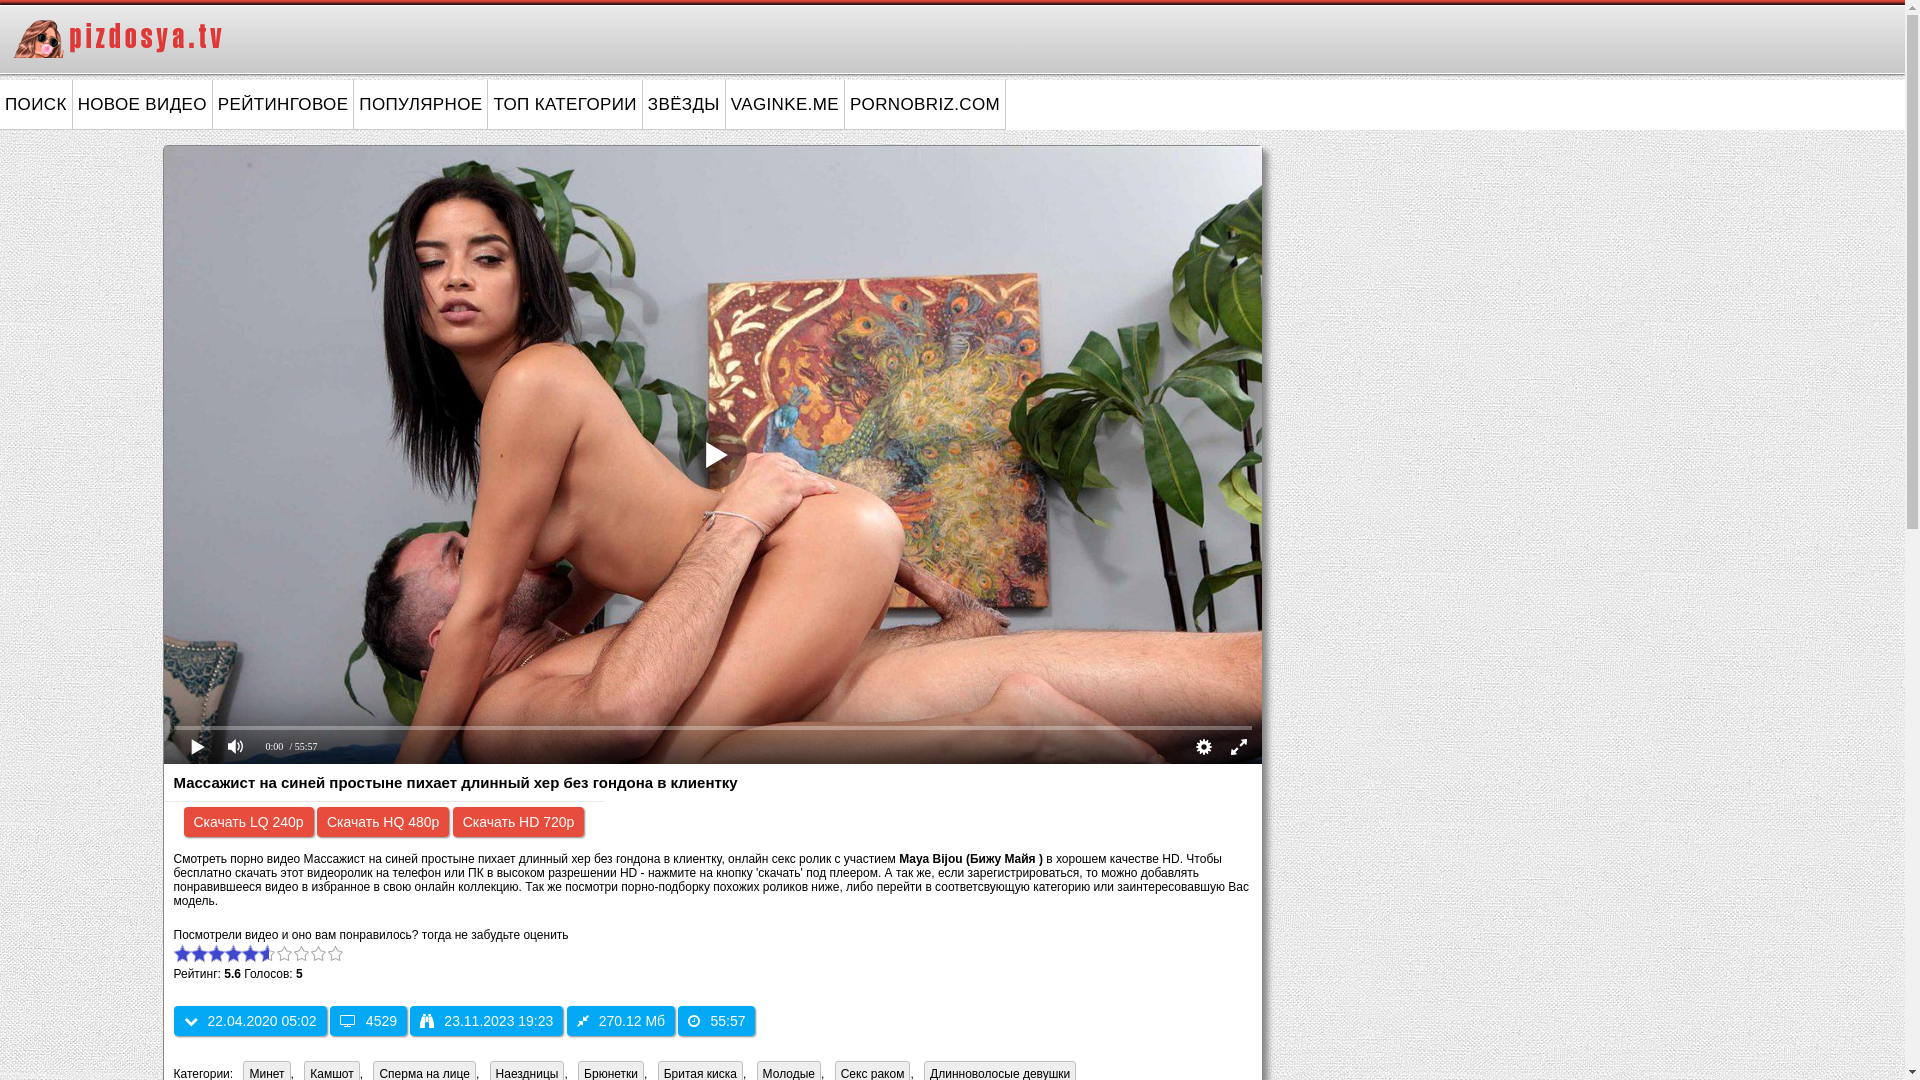  I want to click on '23.11.2023 19:23', so click(408, 1021).